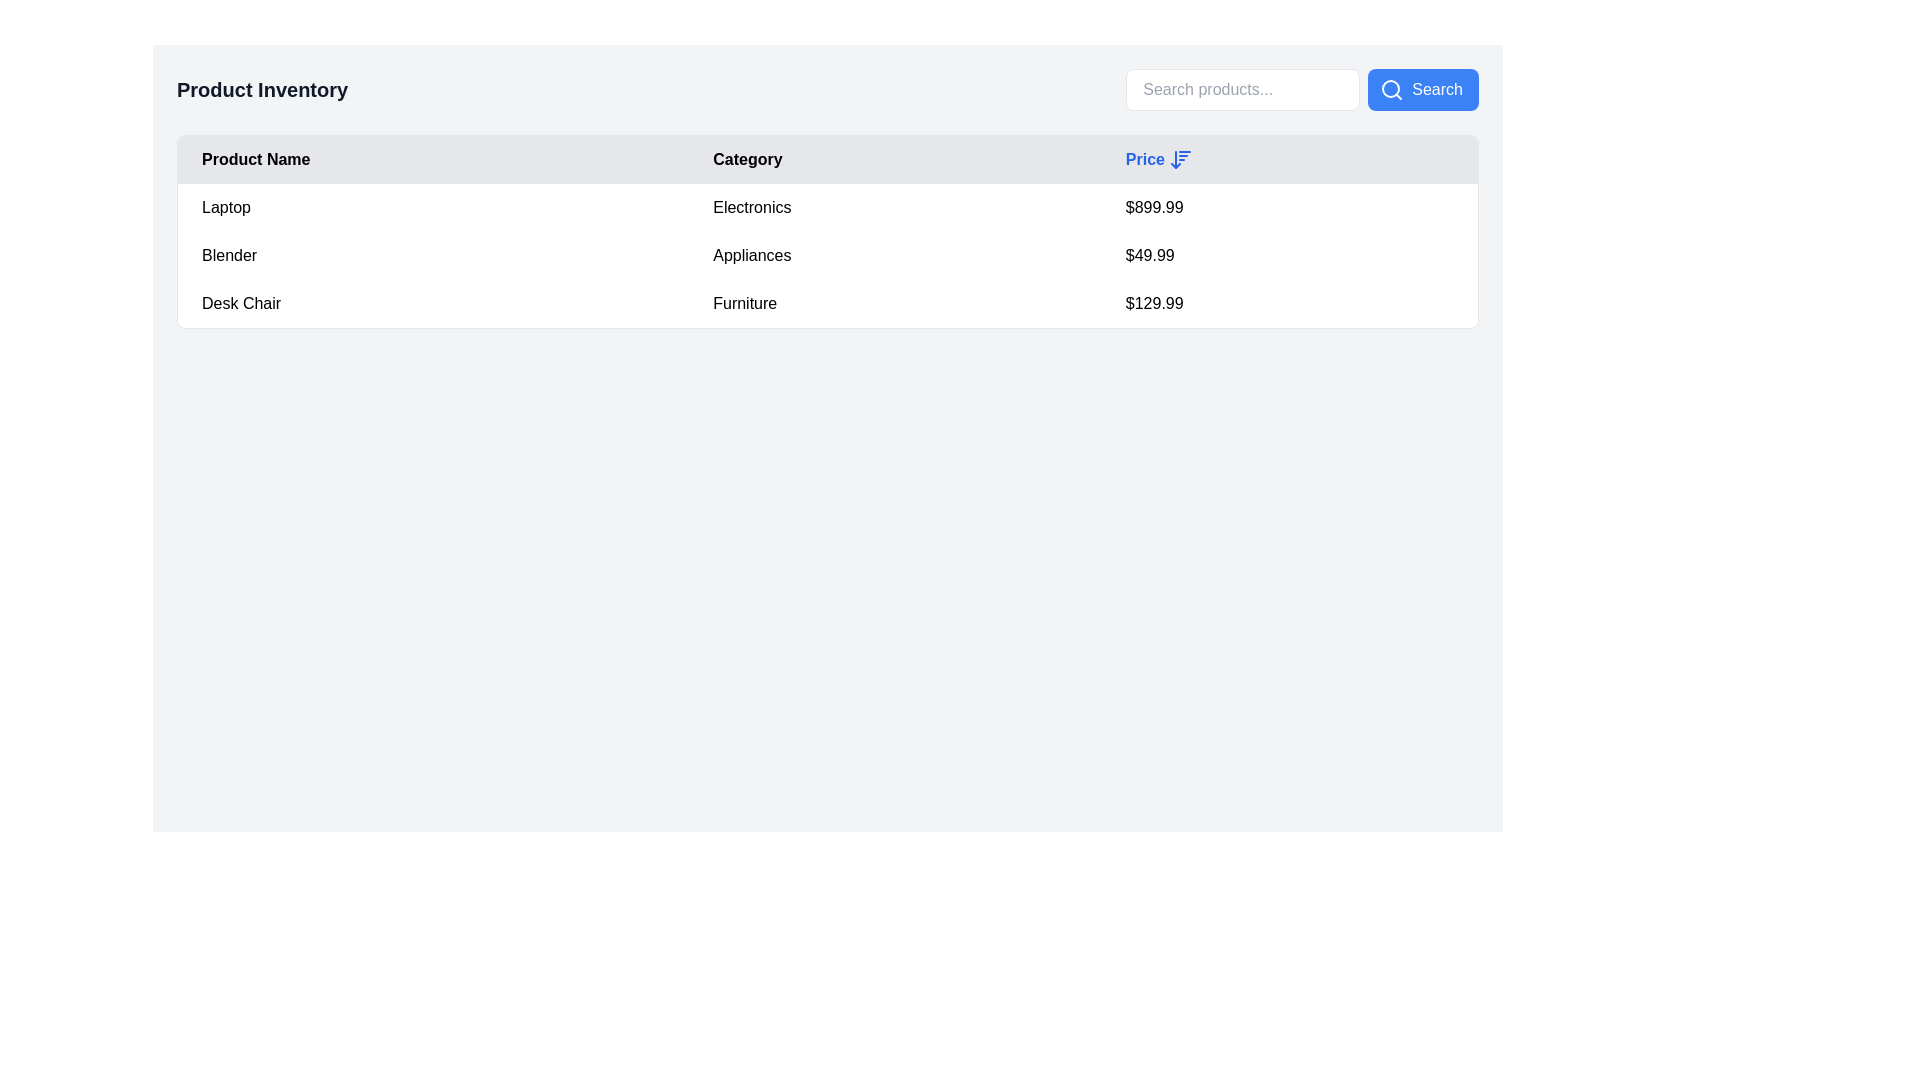 This screenshot has width=1920, height=1080. I want to click on the interactive sortable column header for the 'Price' column, so click(1159, 158).